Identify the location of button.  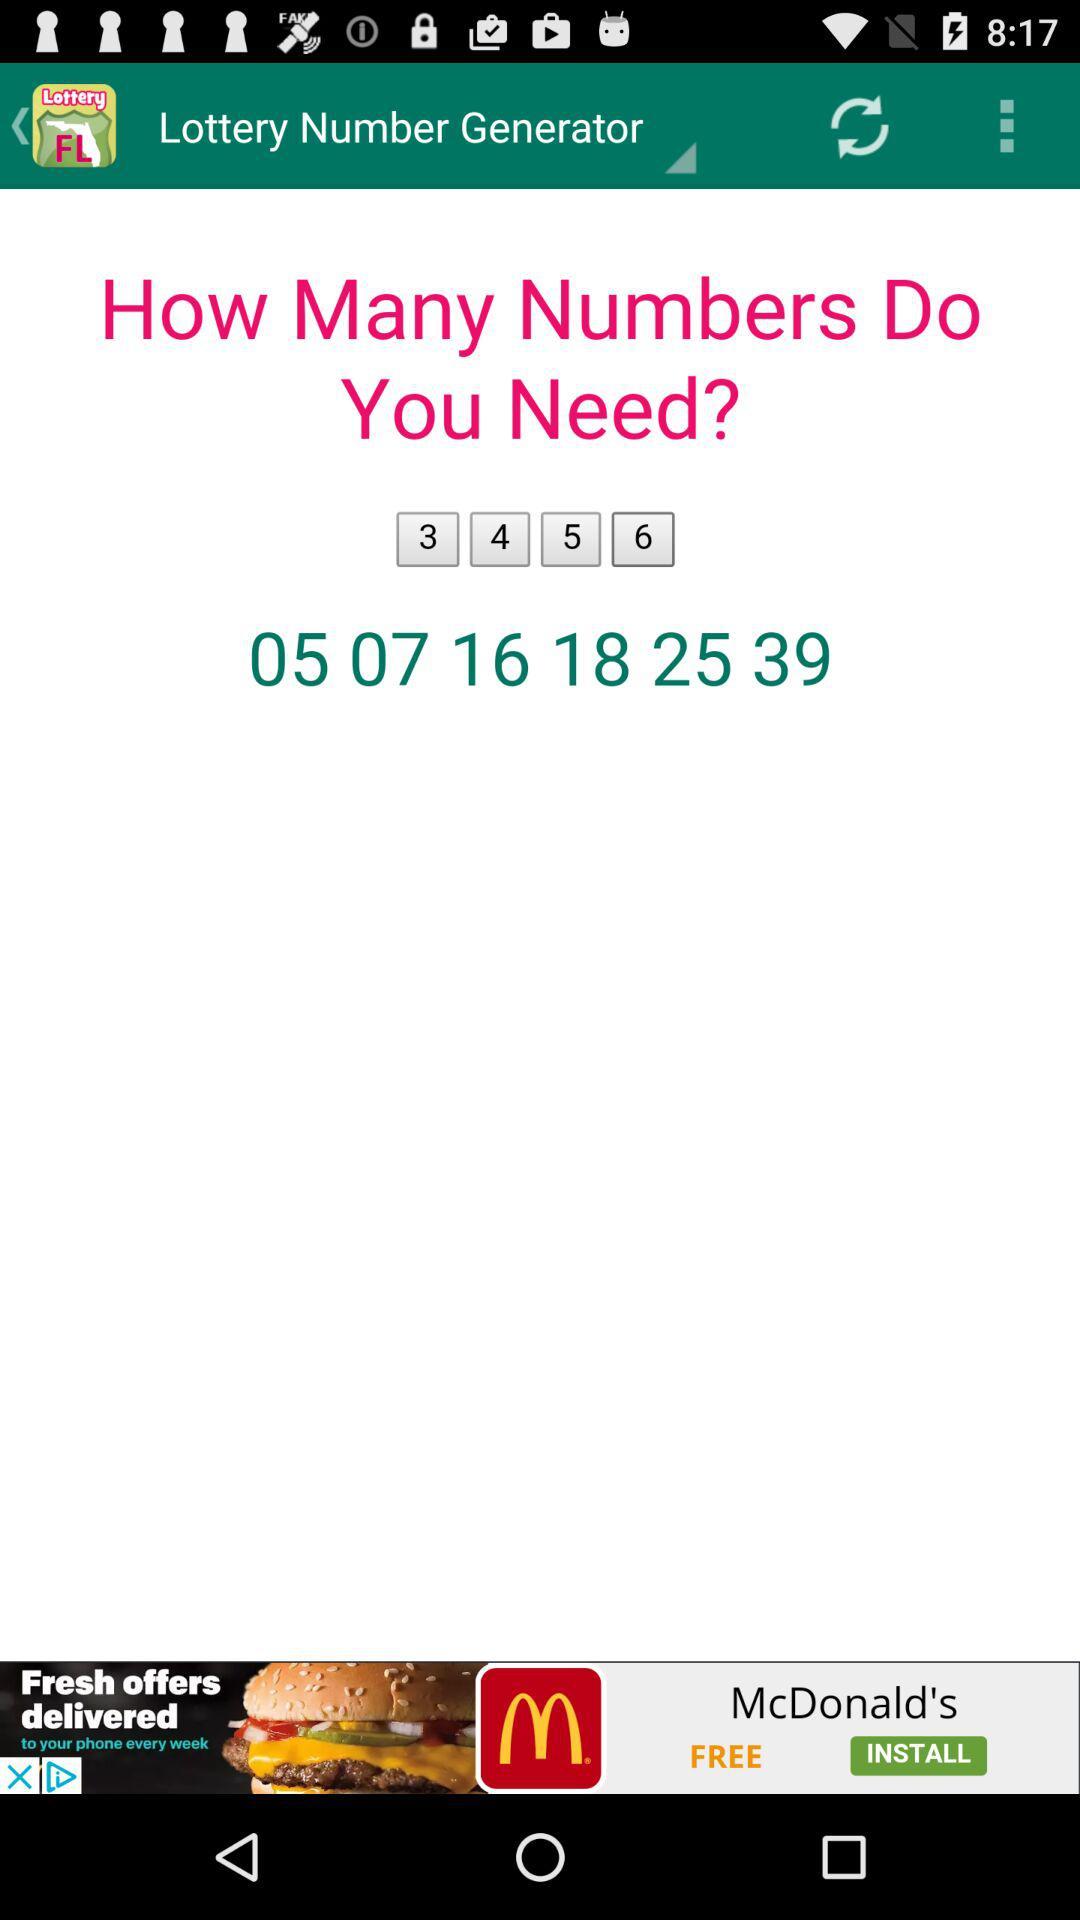
(540, 1727).